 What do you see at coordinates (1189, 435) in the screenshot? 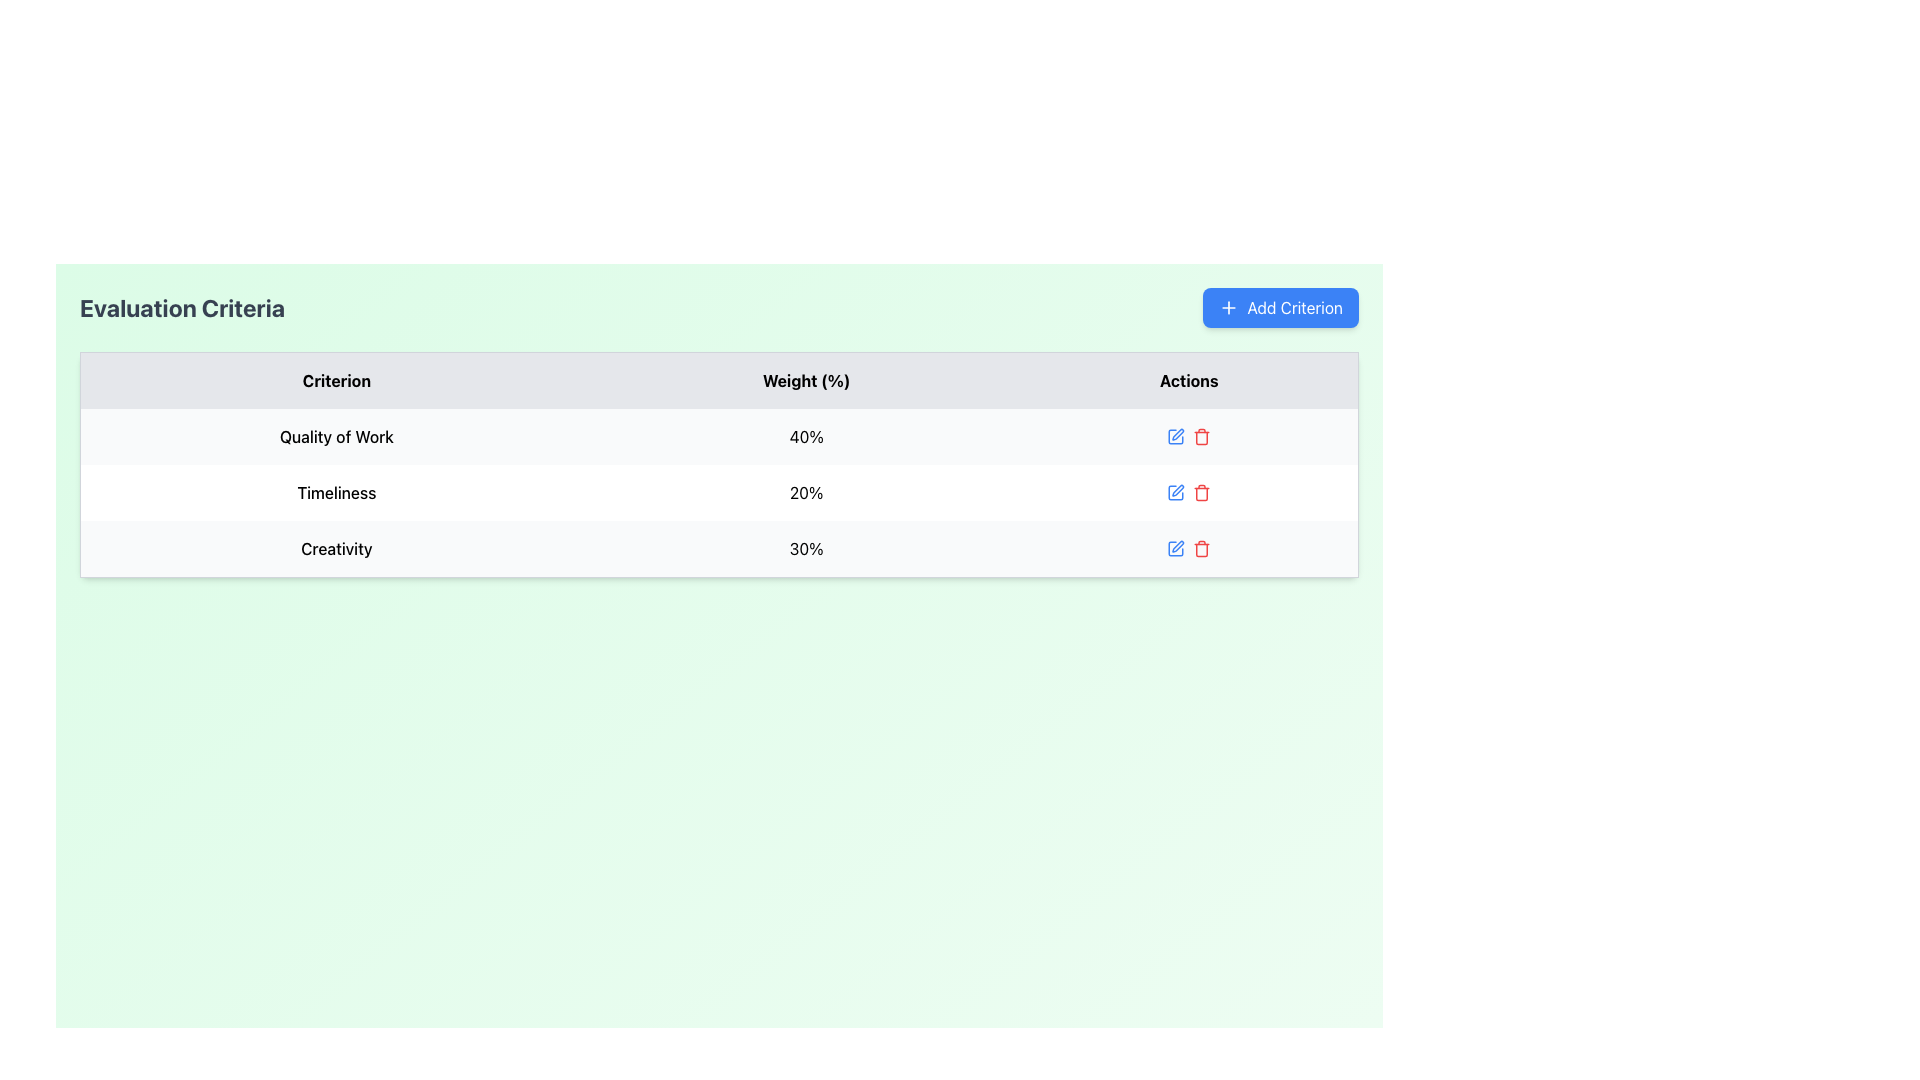
I see `the blue edit icon in the 'Actions' column of the 'Quality of Work' row in the table` at bounding box center [1189, 435].